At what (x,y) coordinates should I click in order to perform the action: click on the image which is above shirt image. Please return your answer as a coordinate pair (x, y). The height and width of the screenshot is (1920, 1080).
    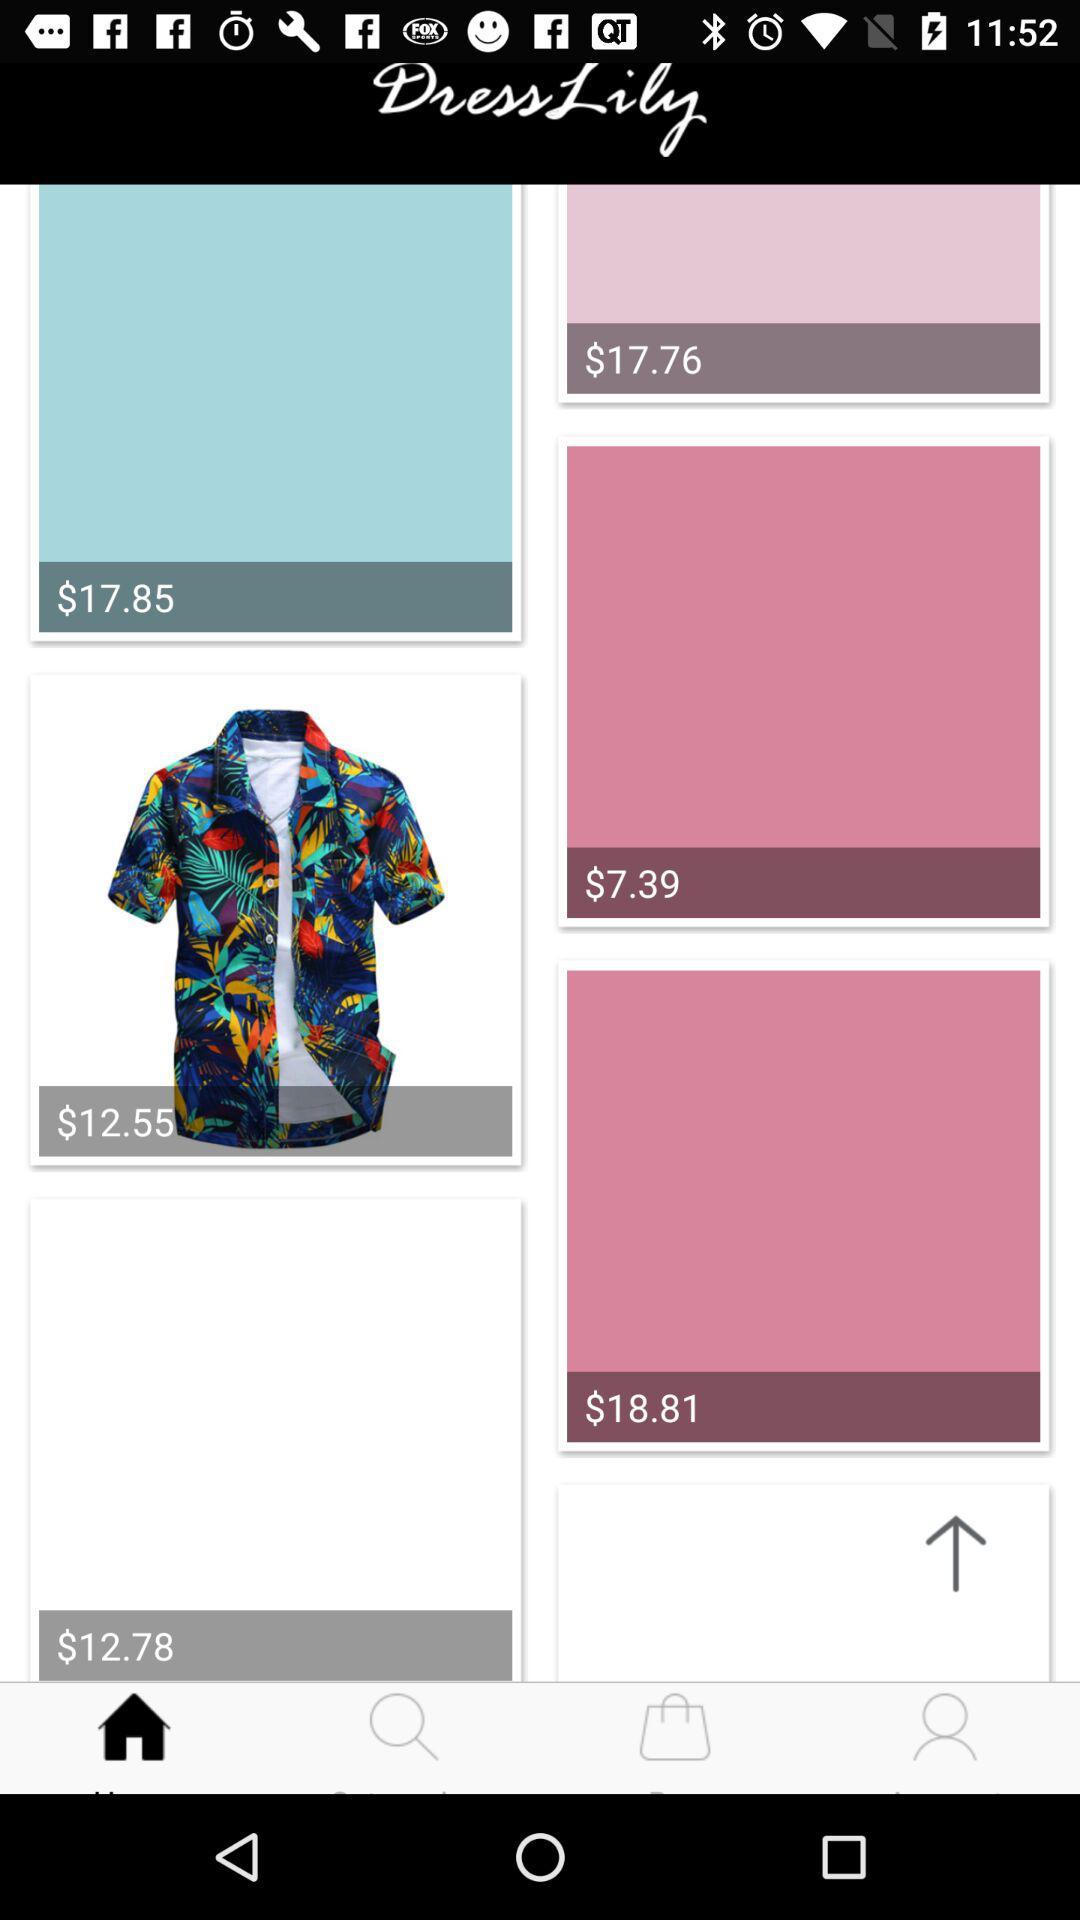
    Looking at the image, I should click on (275, 418).